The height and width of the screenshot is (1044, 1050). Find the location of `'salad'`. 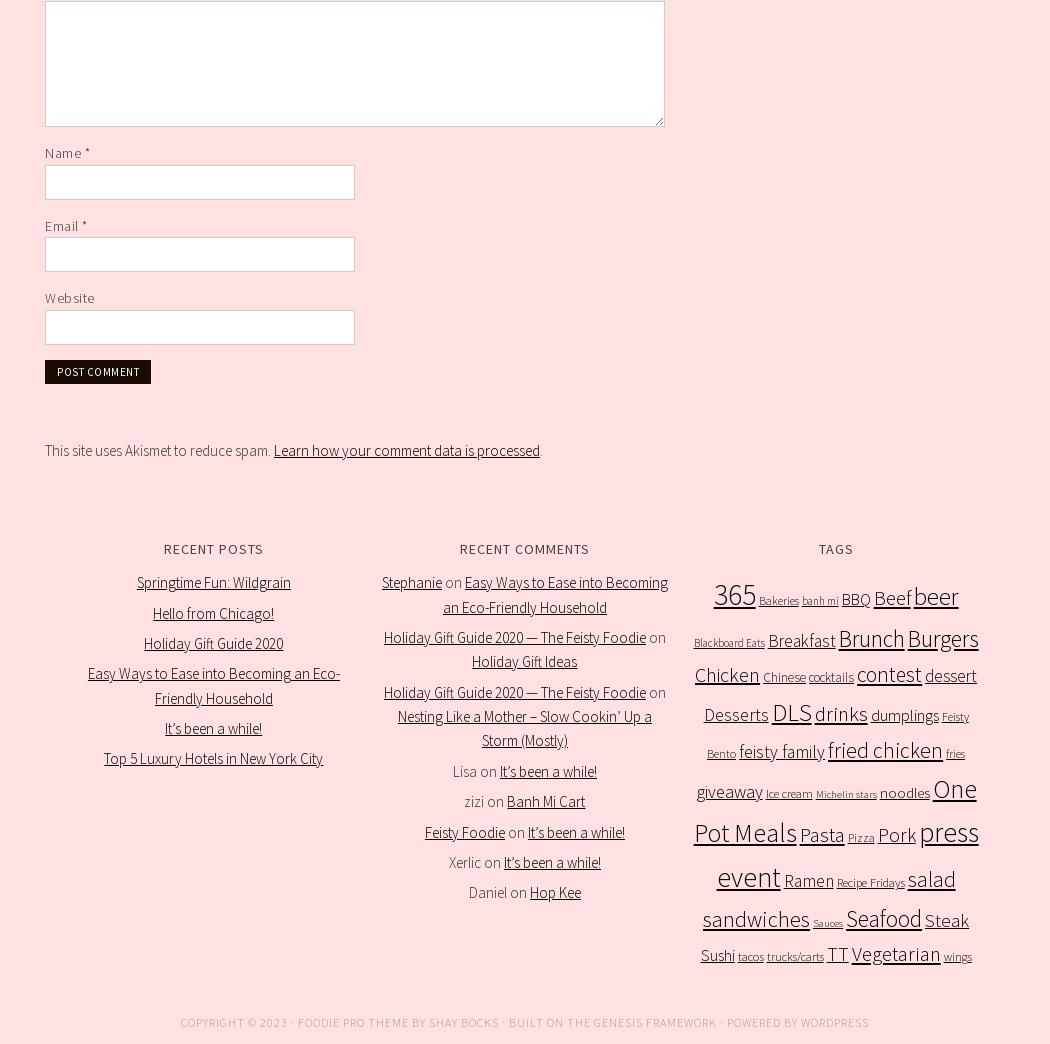

'salad' is located at coordinates (931, 879).